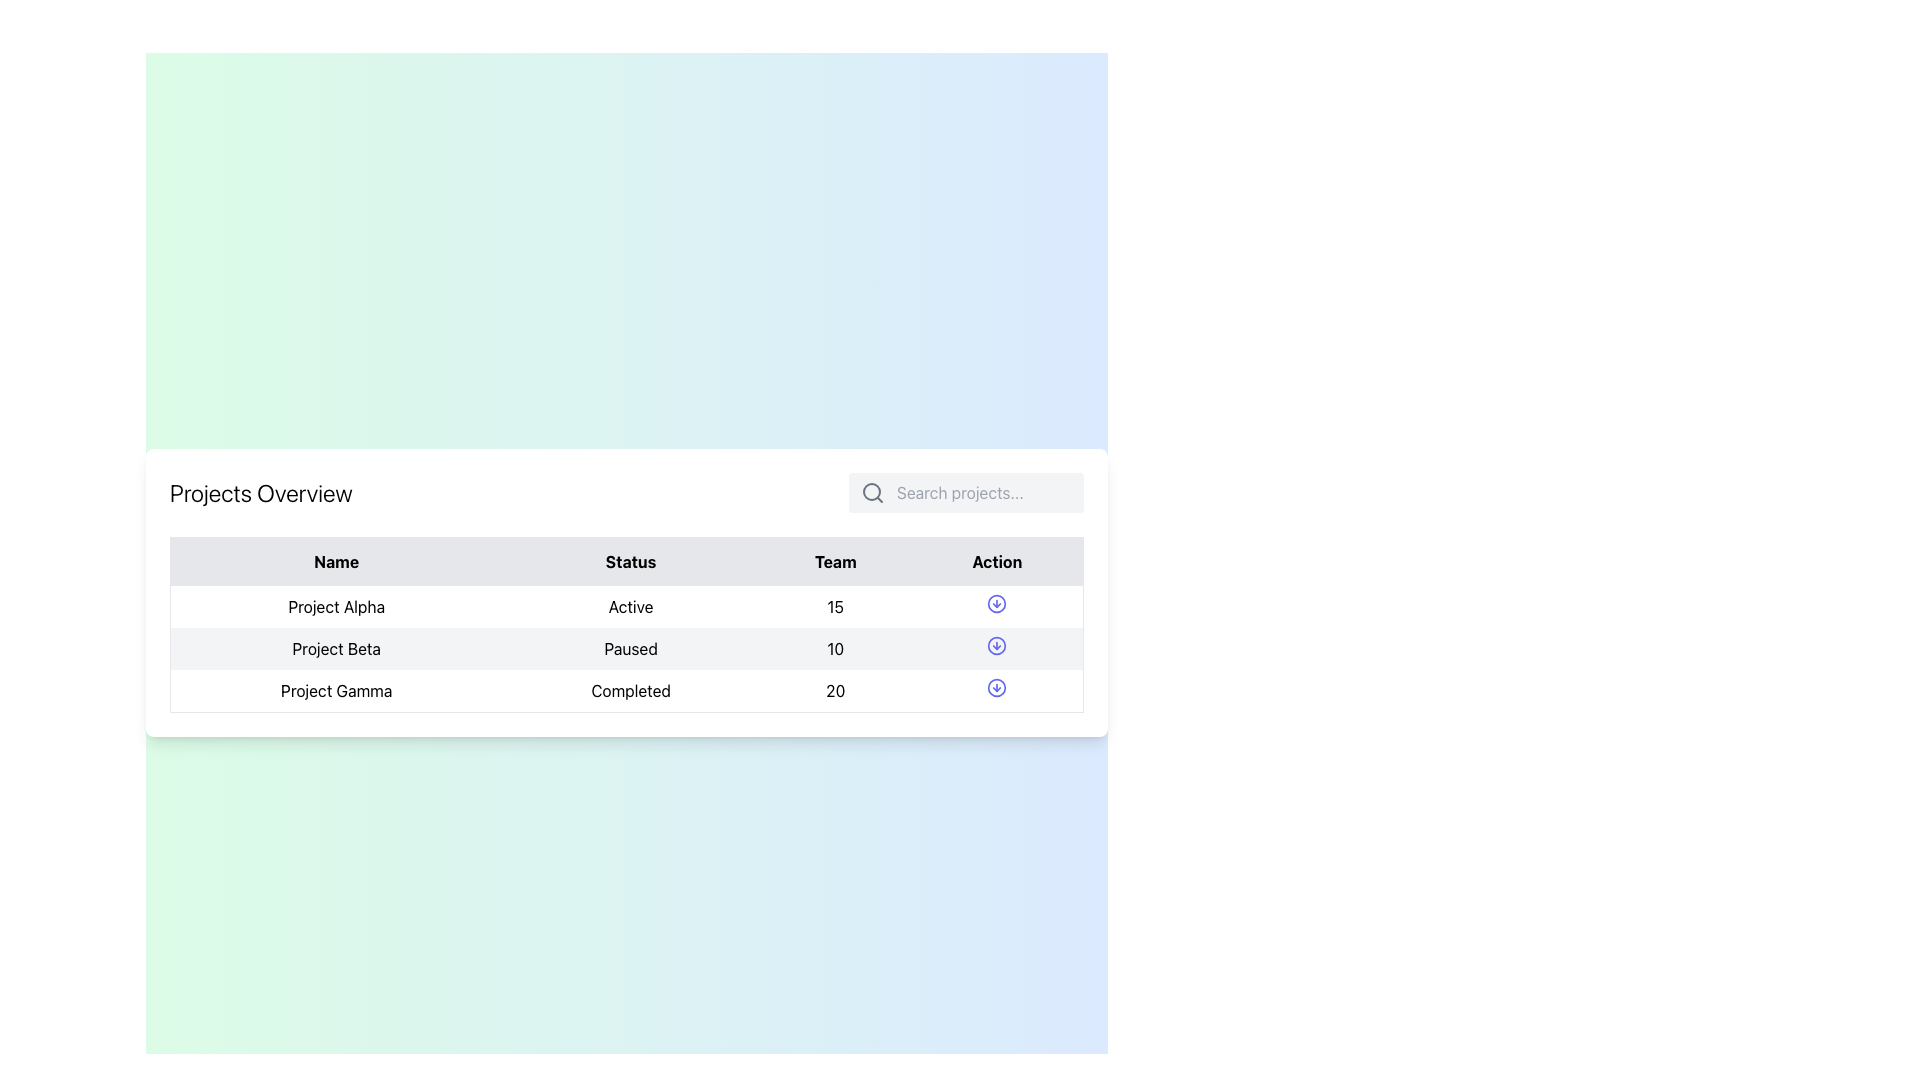  Describe the element at coordinates (997, 690) in the screenshot. I see `the circular button with a blue outline and a downward arrow icon located in the fourth column of the last row under the 'Action' heading` at that location.